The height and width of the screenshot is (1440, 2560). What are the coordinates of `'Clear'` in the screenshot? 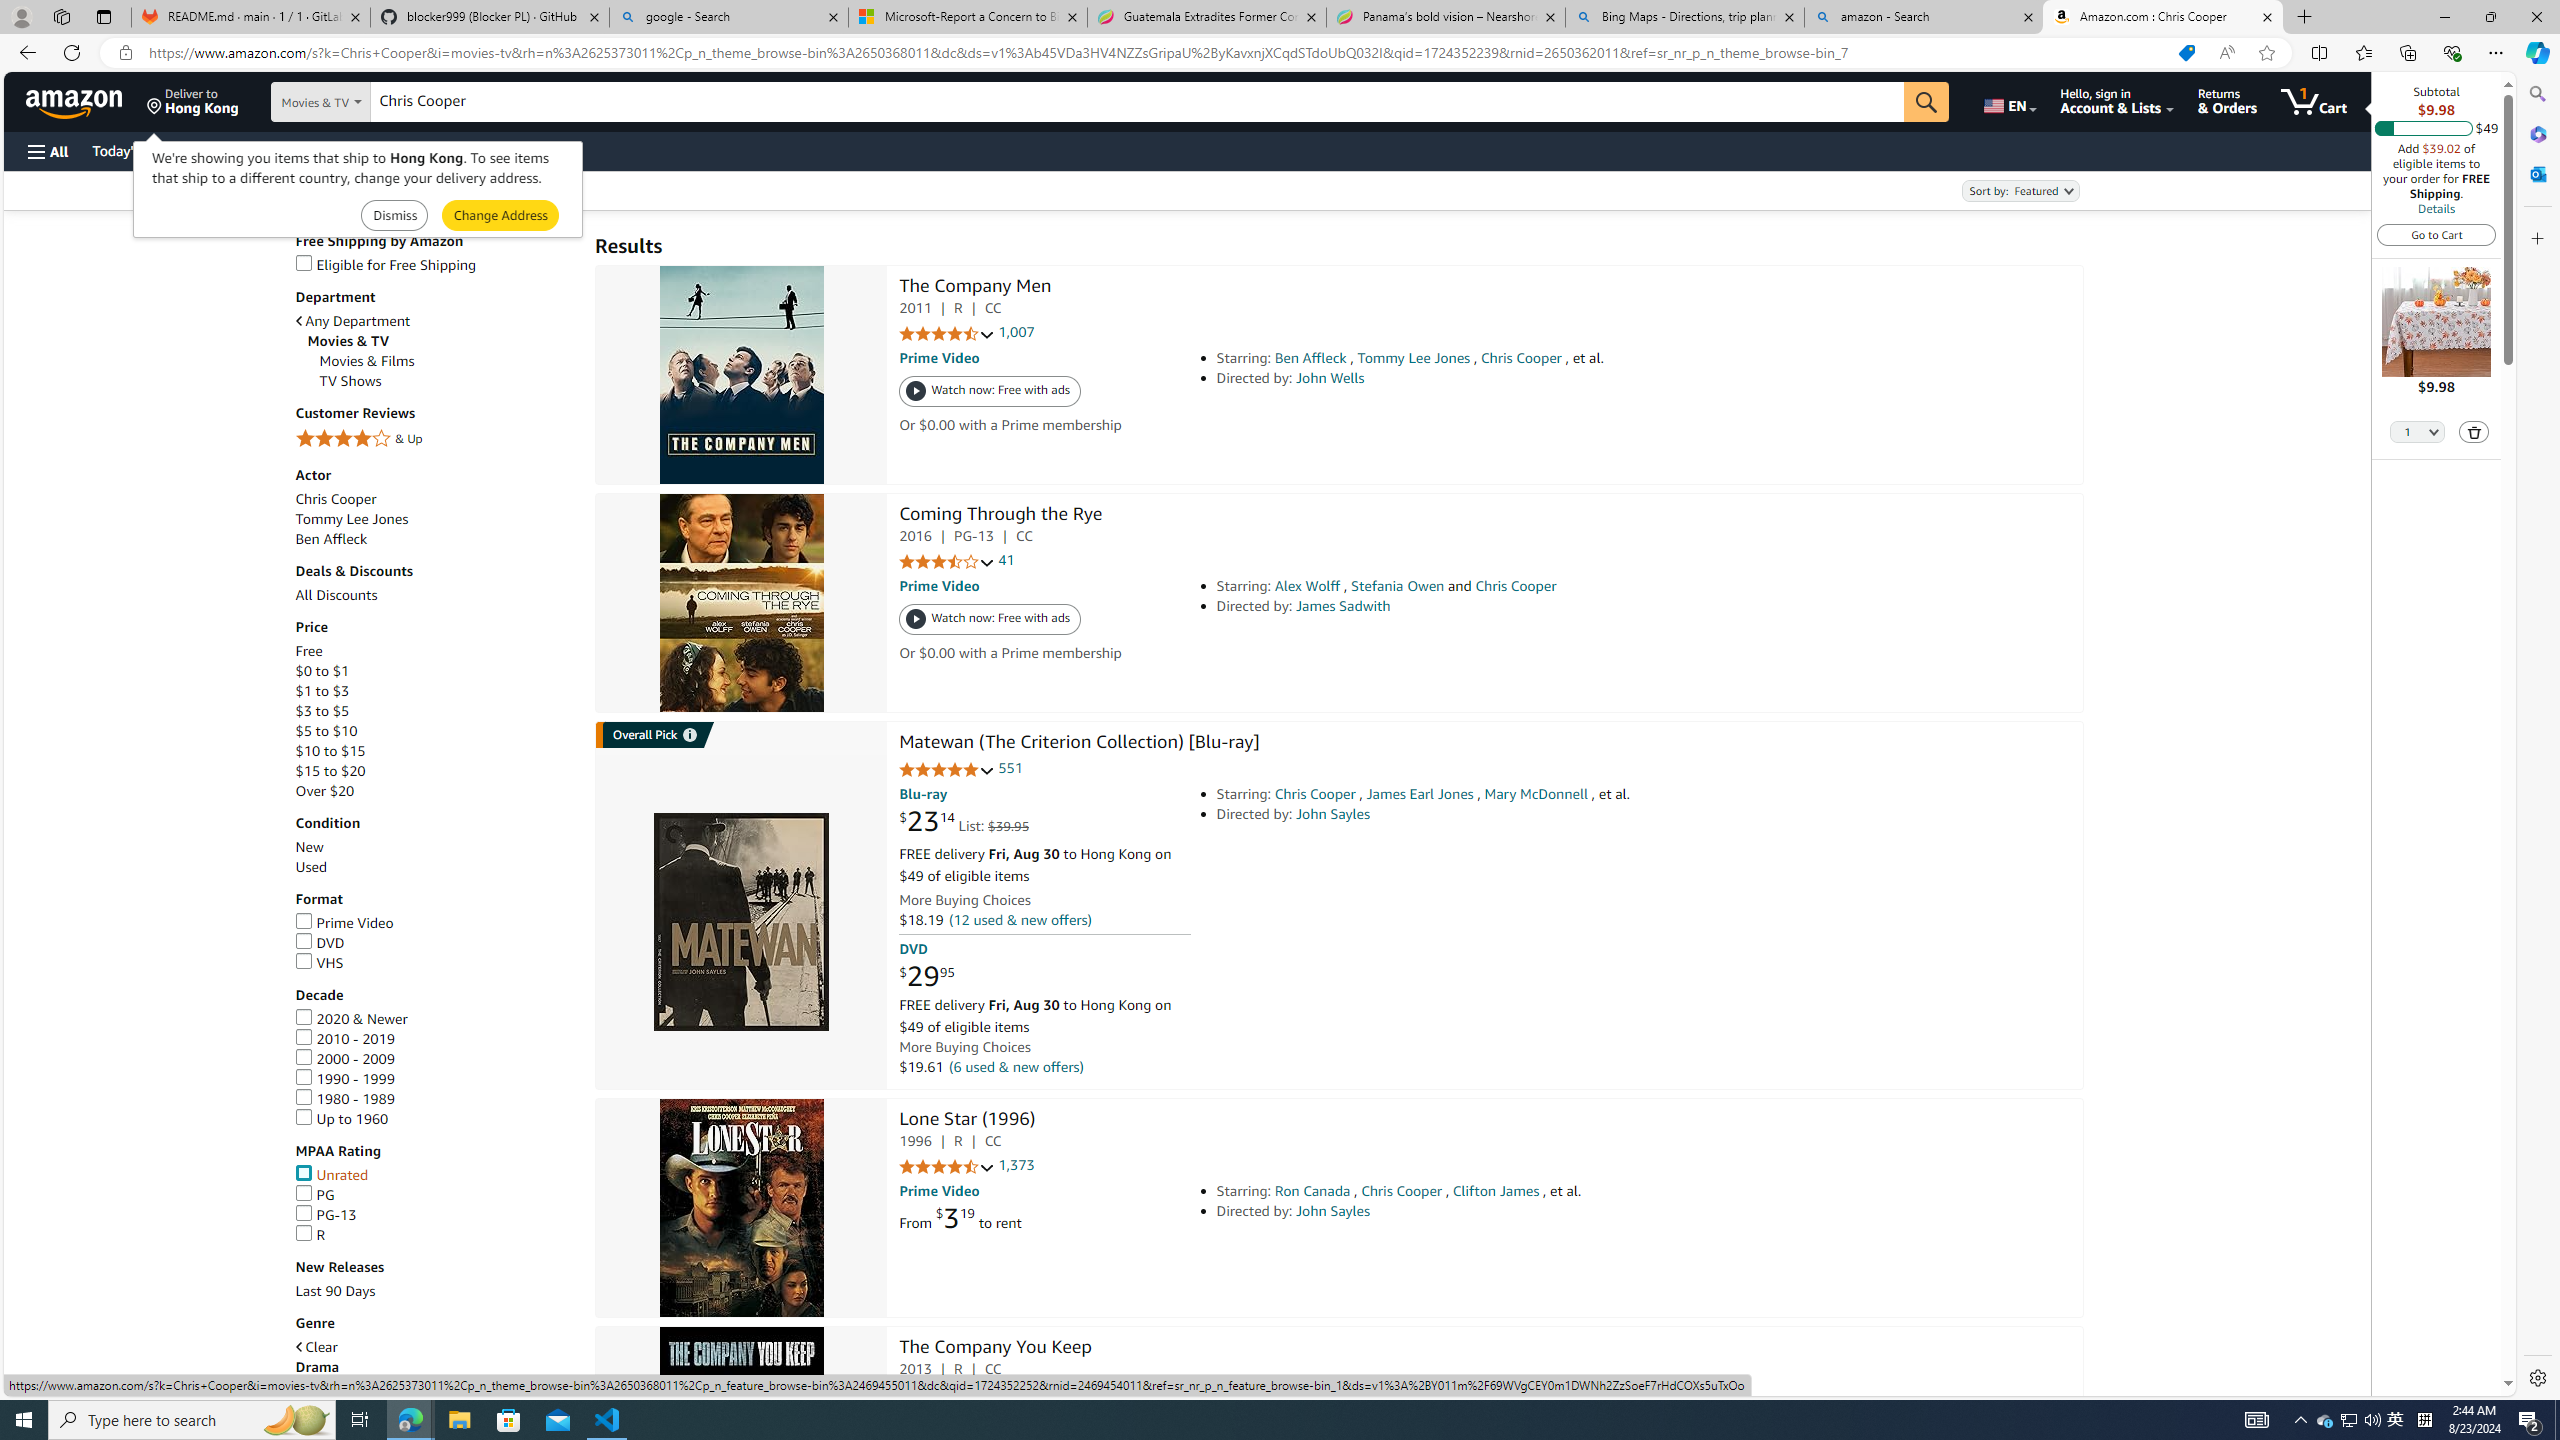 It's located at (435, 1347).